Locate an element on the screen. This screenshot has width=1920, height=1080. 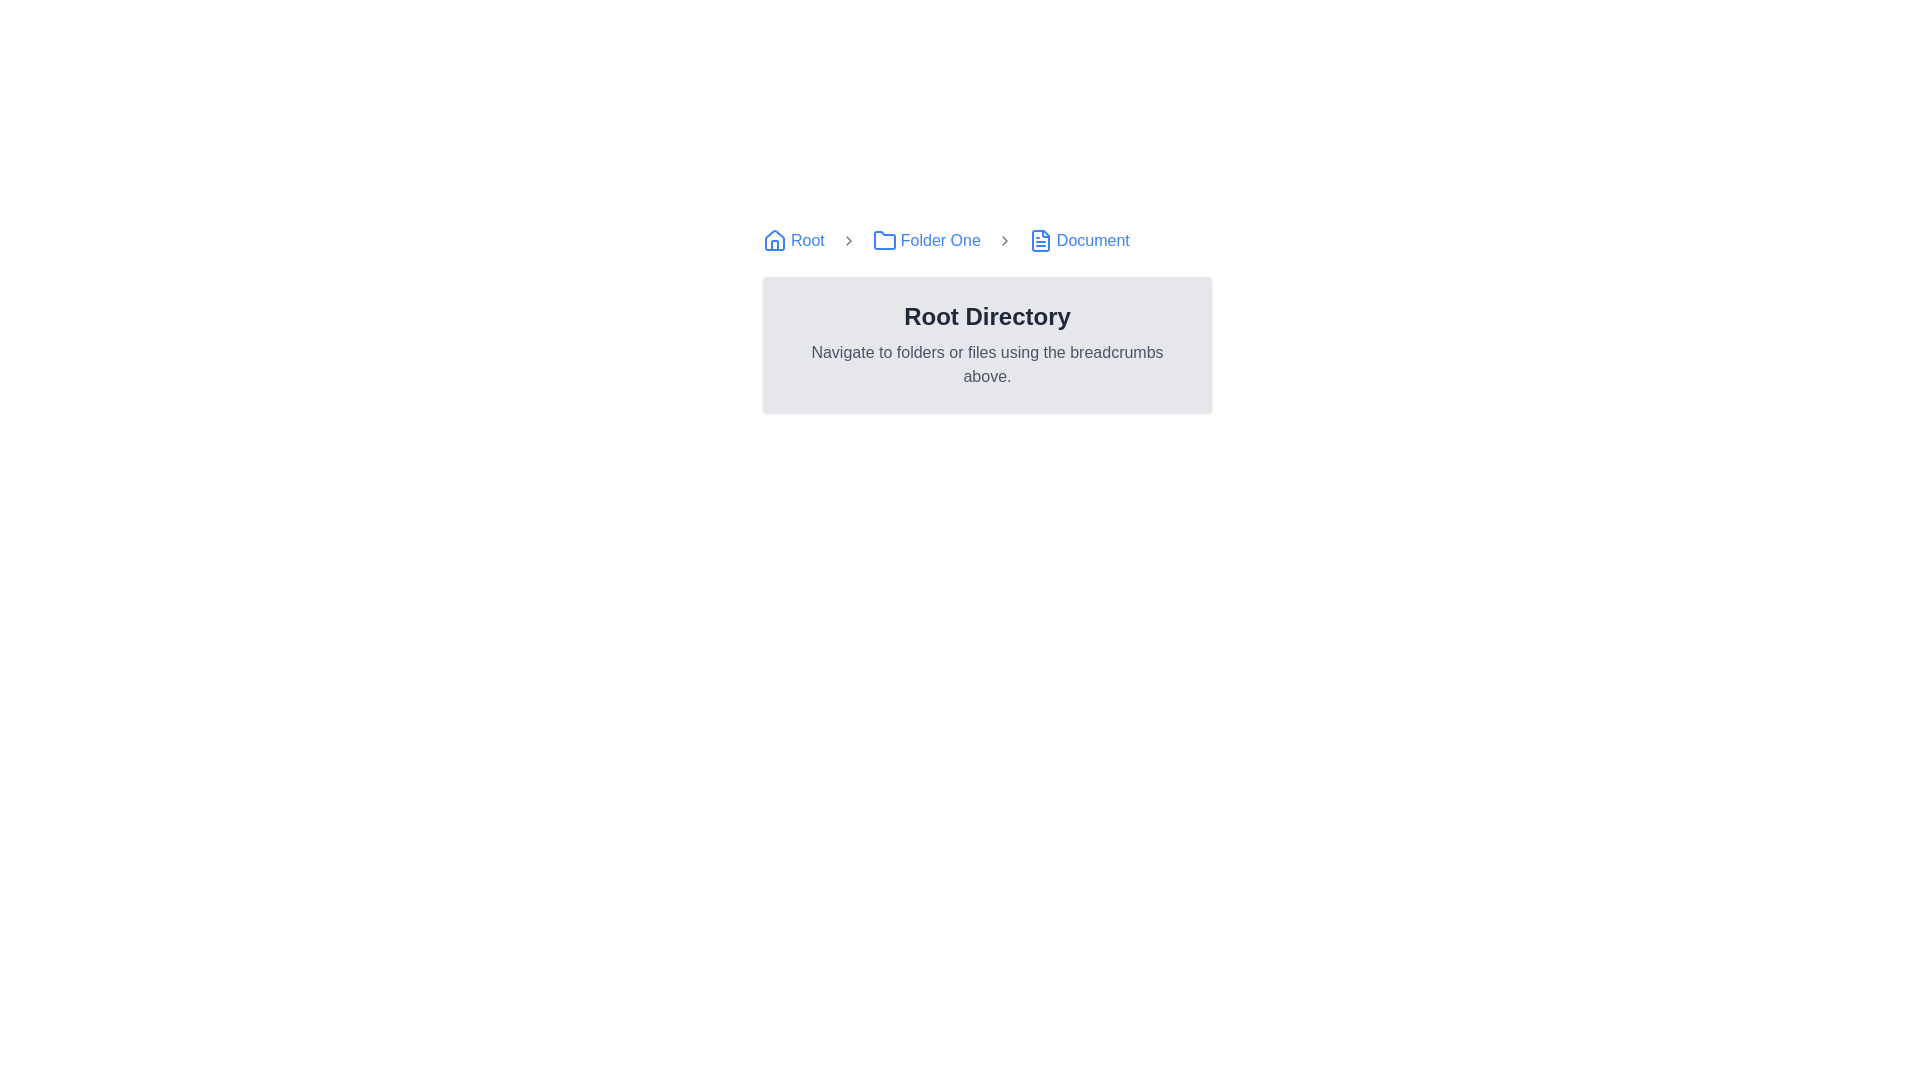
the folder icon labeled 'Folder One' in the breadcrumb navigation, which is positioned second after 'Root' is located at coordinates (883, 239).